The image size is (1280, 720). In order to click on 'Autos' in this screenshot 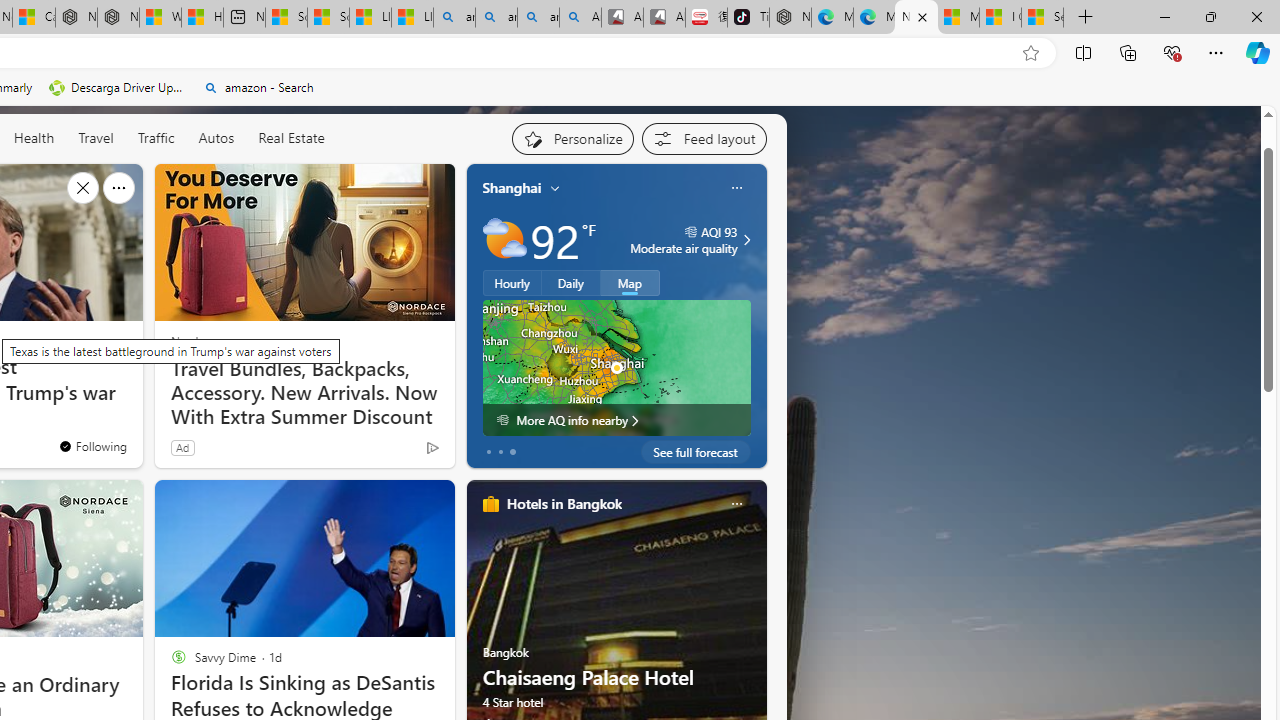, I will do `click(216, 136)`.